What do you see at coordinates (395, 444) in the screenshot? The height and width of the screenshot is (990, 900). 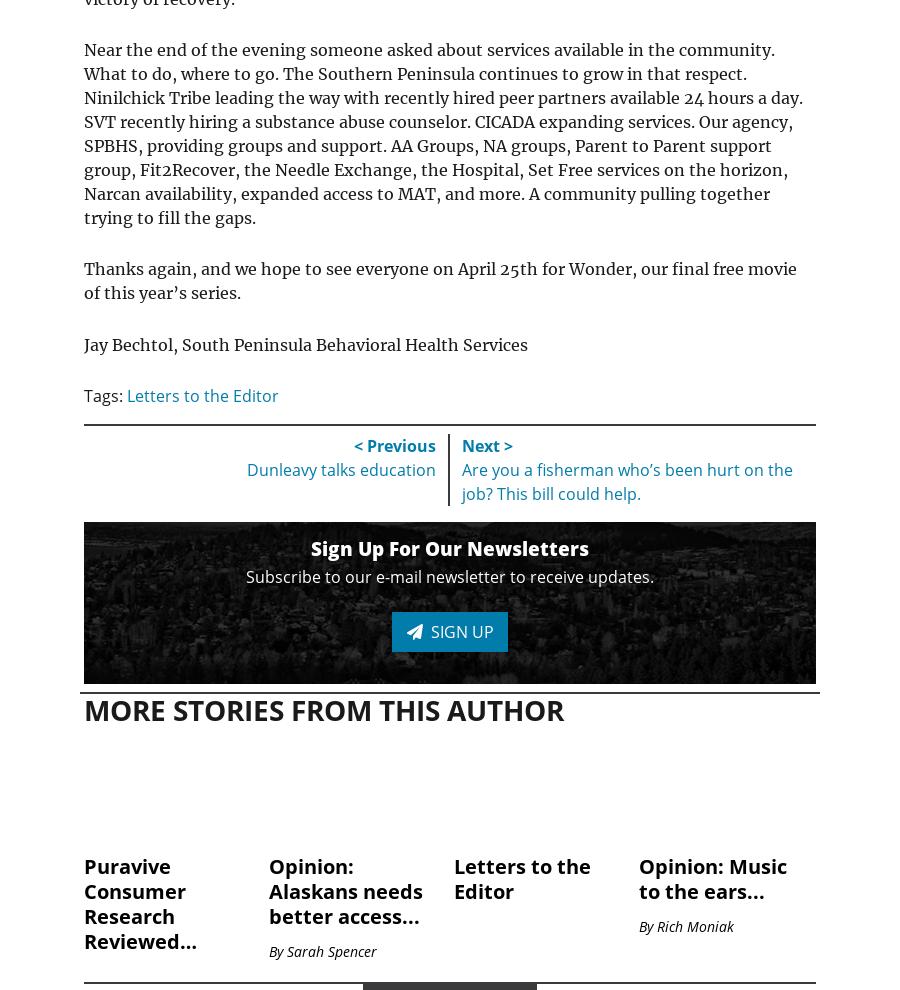 I see `'< Previous'` at bounding box center [395, 444].